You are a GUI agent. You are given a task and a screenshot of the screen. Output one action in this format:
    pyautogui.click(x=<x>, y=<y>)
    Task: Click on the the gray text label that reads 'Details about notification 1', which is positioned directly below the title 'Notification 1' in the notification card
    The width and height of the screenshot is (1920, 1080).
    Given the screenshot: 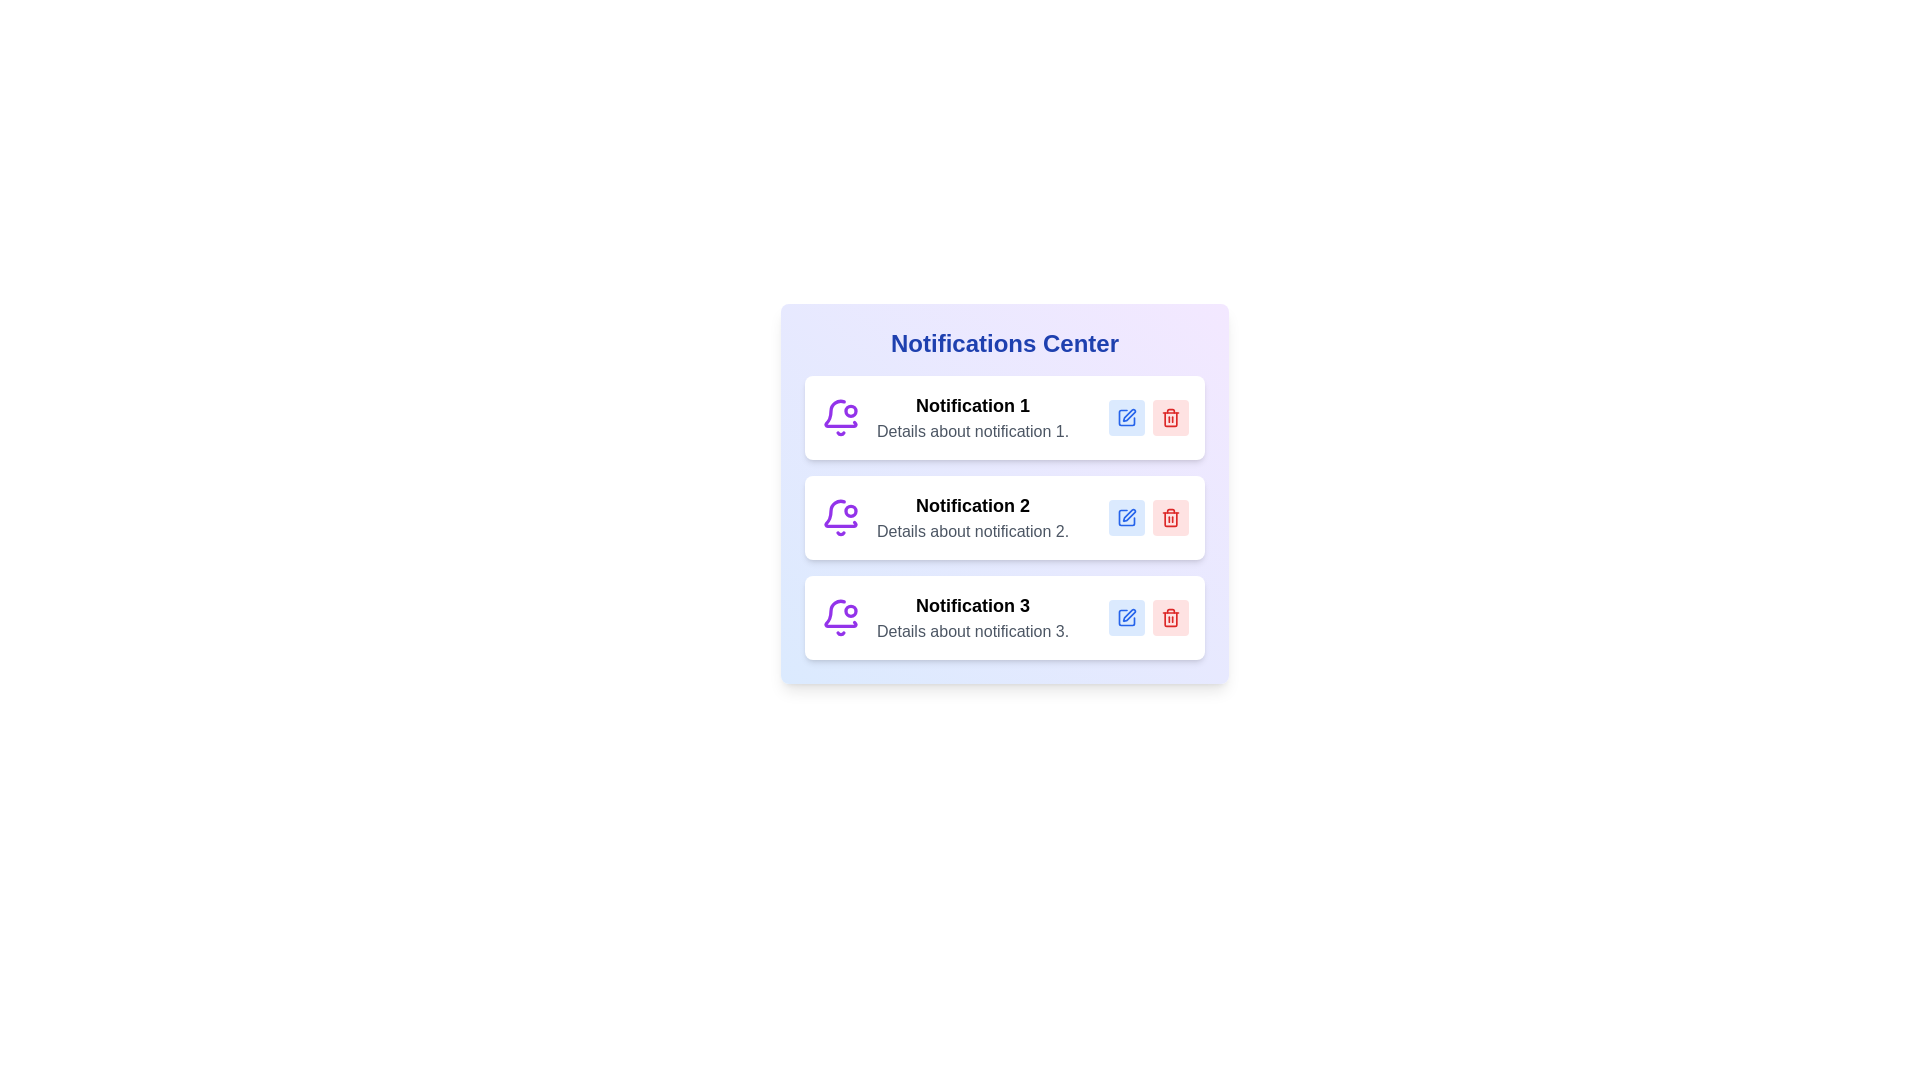 What is the action you would take?
    pyautogui.click(x=973, y=431)
    